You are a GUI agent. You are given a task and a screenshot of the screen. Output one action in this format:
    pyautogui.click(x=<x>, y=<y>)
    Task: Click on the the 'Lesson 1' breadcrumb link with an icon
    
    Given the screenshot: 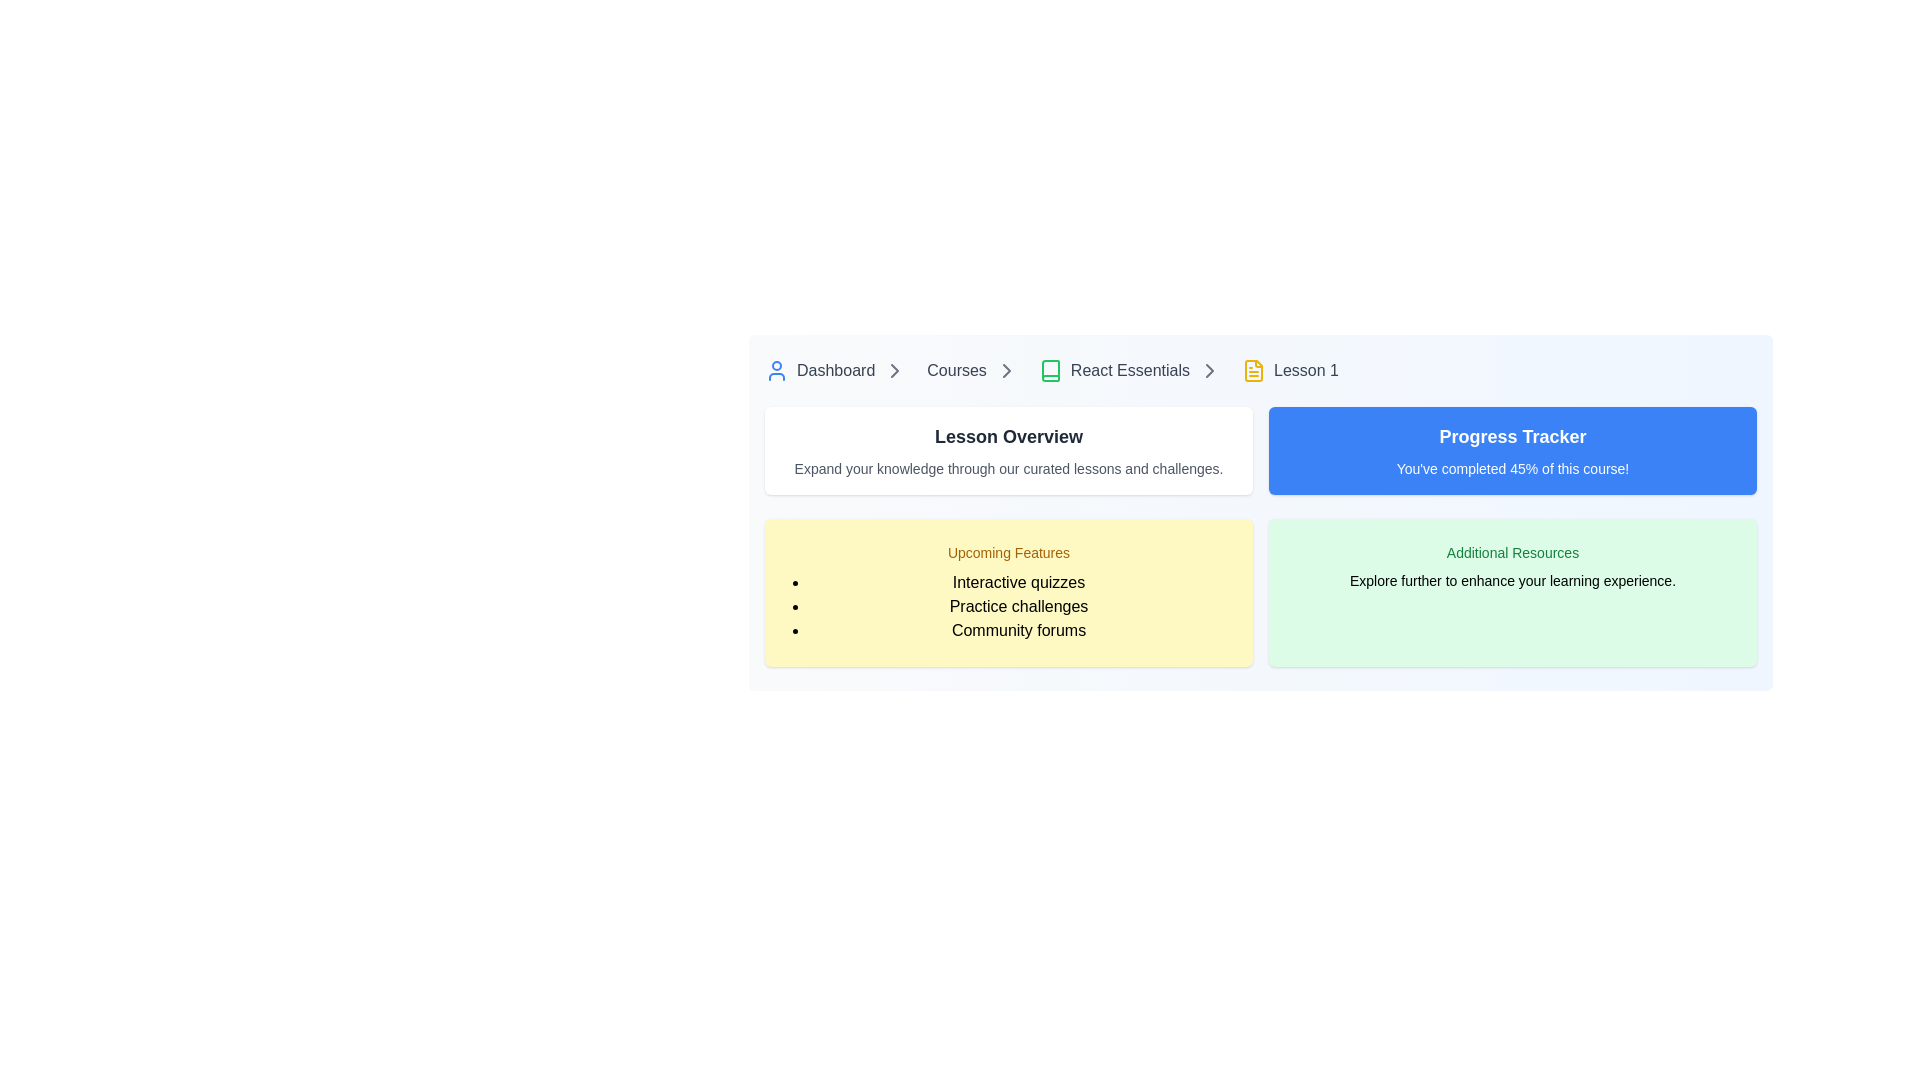 What is the action you would take?
    pyautogui.click(x=1290, y=370)
    